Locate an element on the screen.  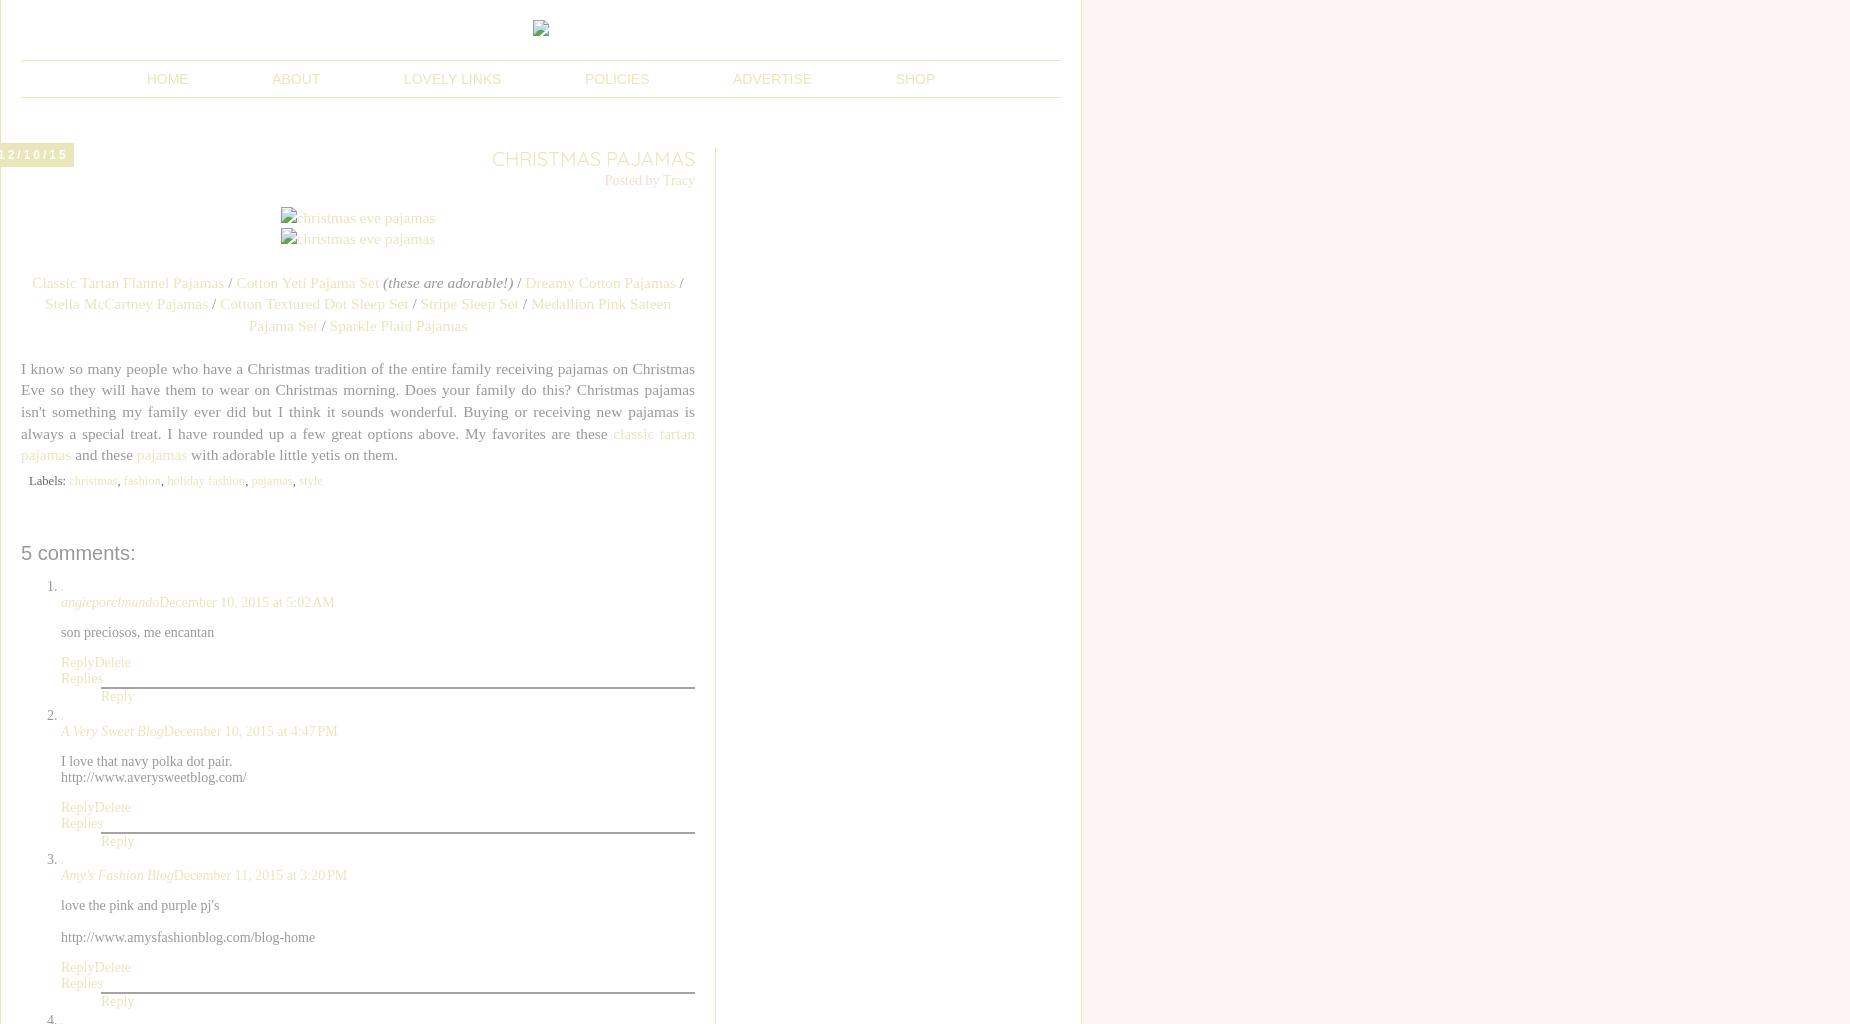
'Sparkle Plaid Pajamas' is located at coordinates (396, 323).